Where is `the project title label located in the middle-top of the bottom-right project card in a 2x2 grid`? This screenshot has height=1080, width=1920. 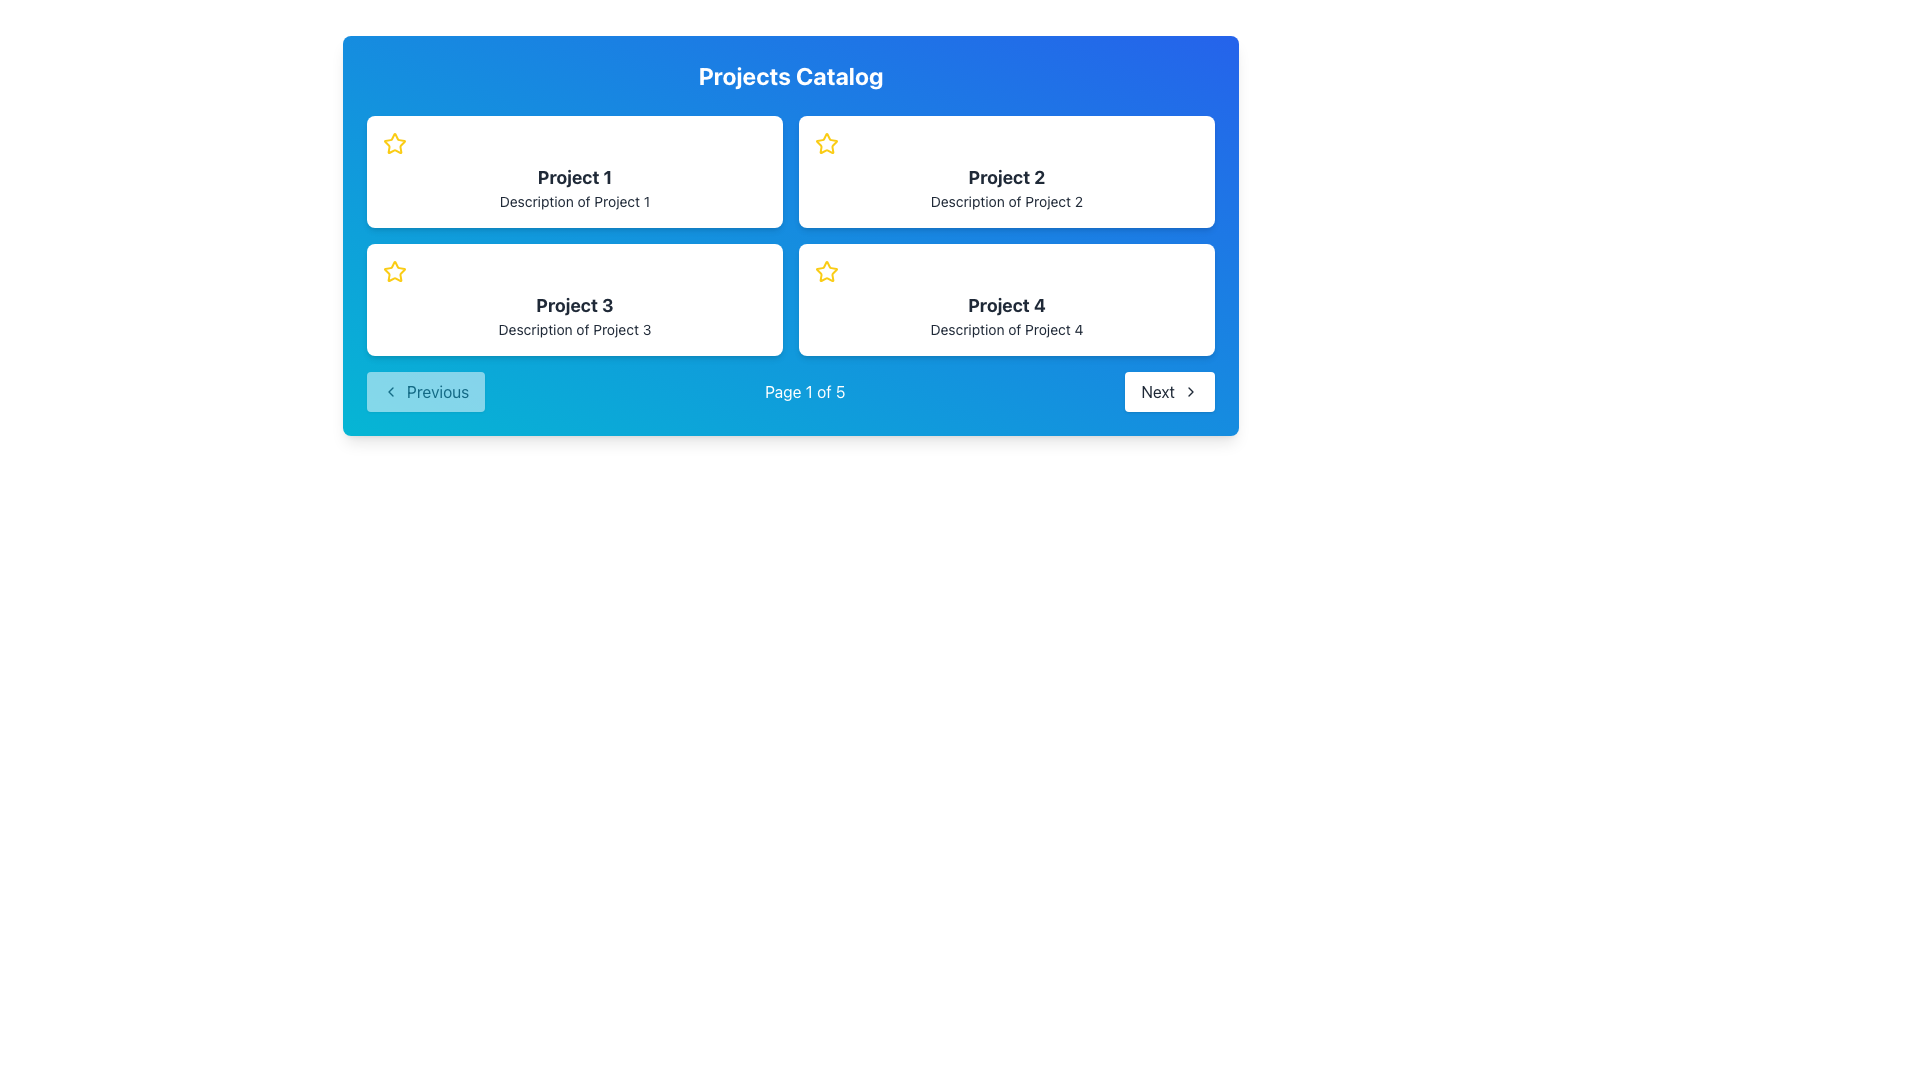
the project title label located in the middle-top of the bottom-right project card in a 2x2 grid is located at coordinates (1007, 305).